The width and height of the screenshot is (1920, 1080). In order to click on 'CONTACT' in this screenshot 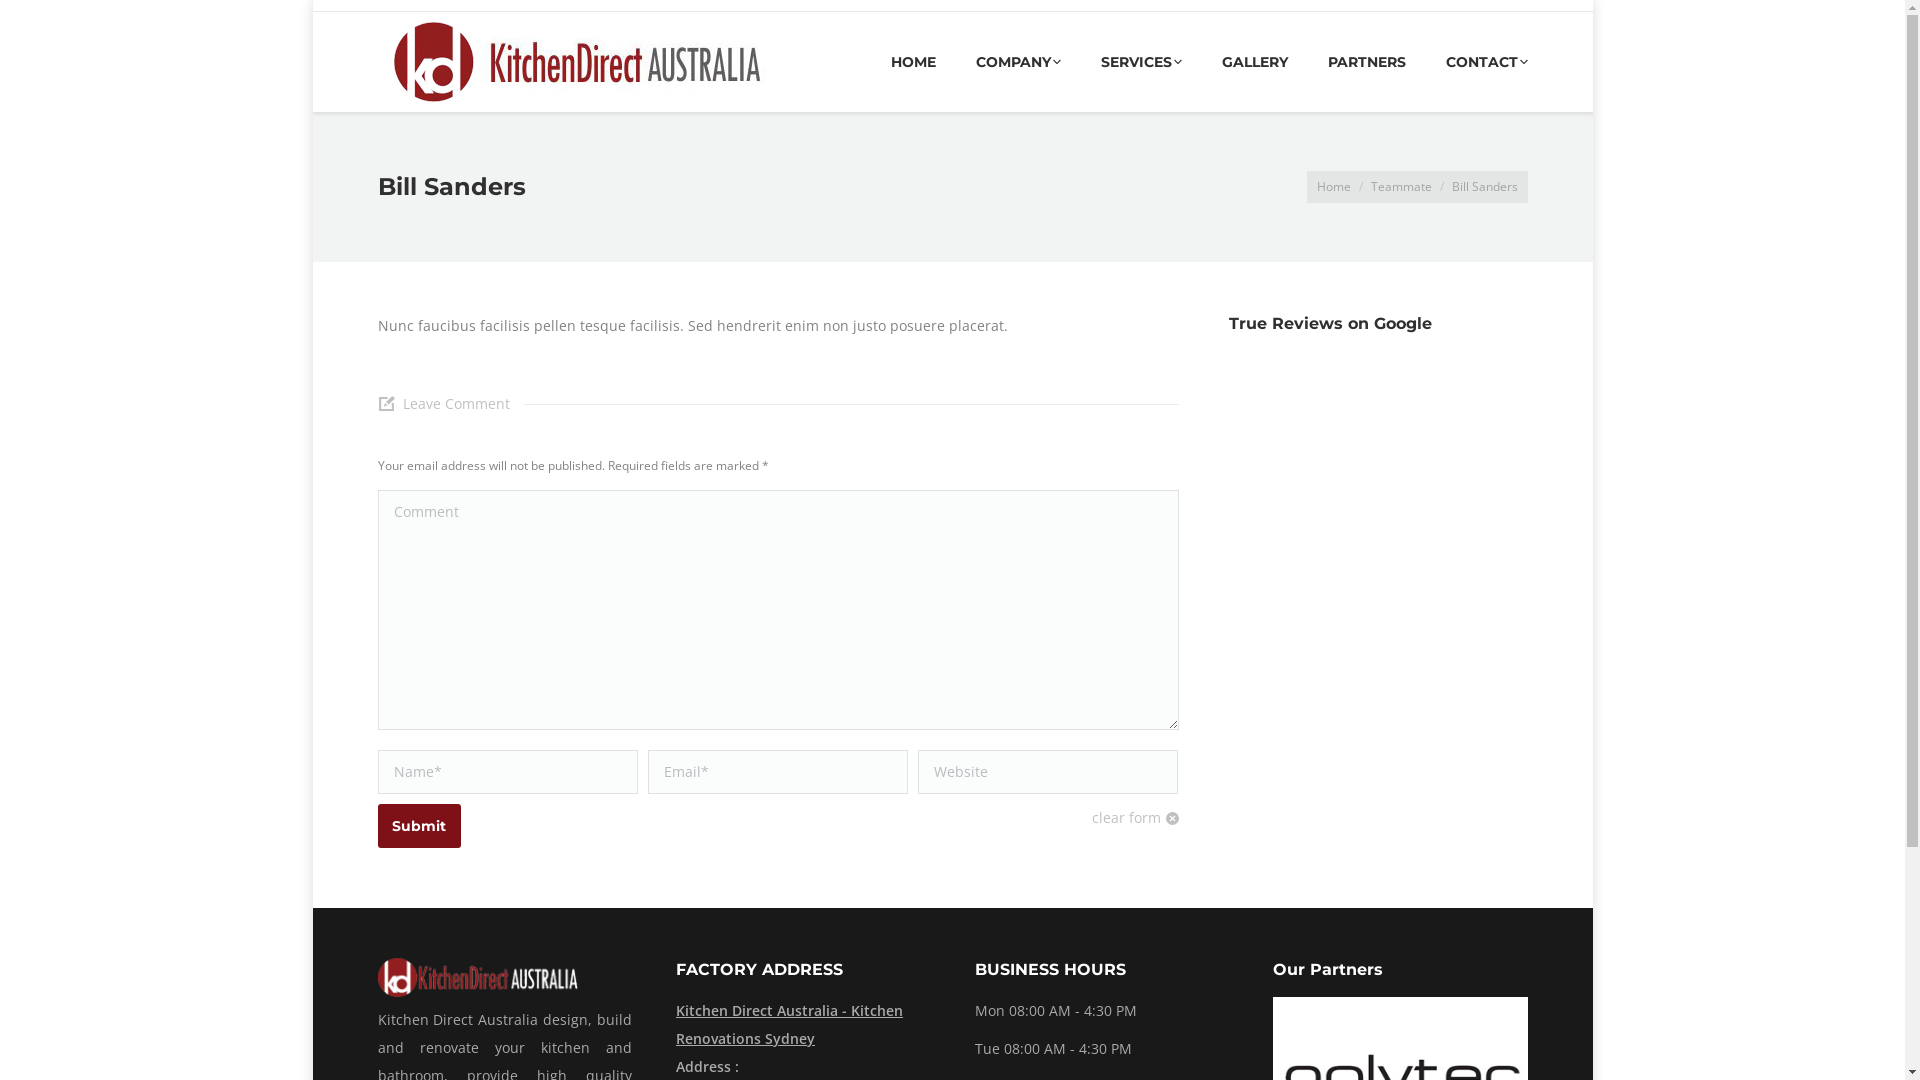, I will do `click(1487, 60)`.